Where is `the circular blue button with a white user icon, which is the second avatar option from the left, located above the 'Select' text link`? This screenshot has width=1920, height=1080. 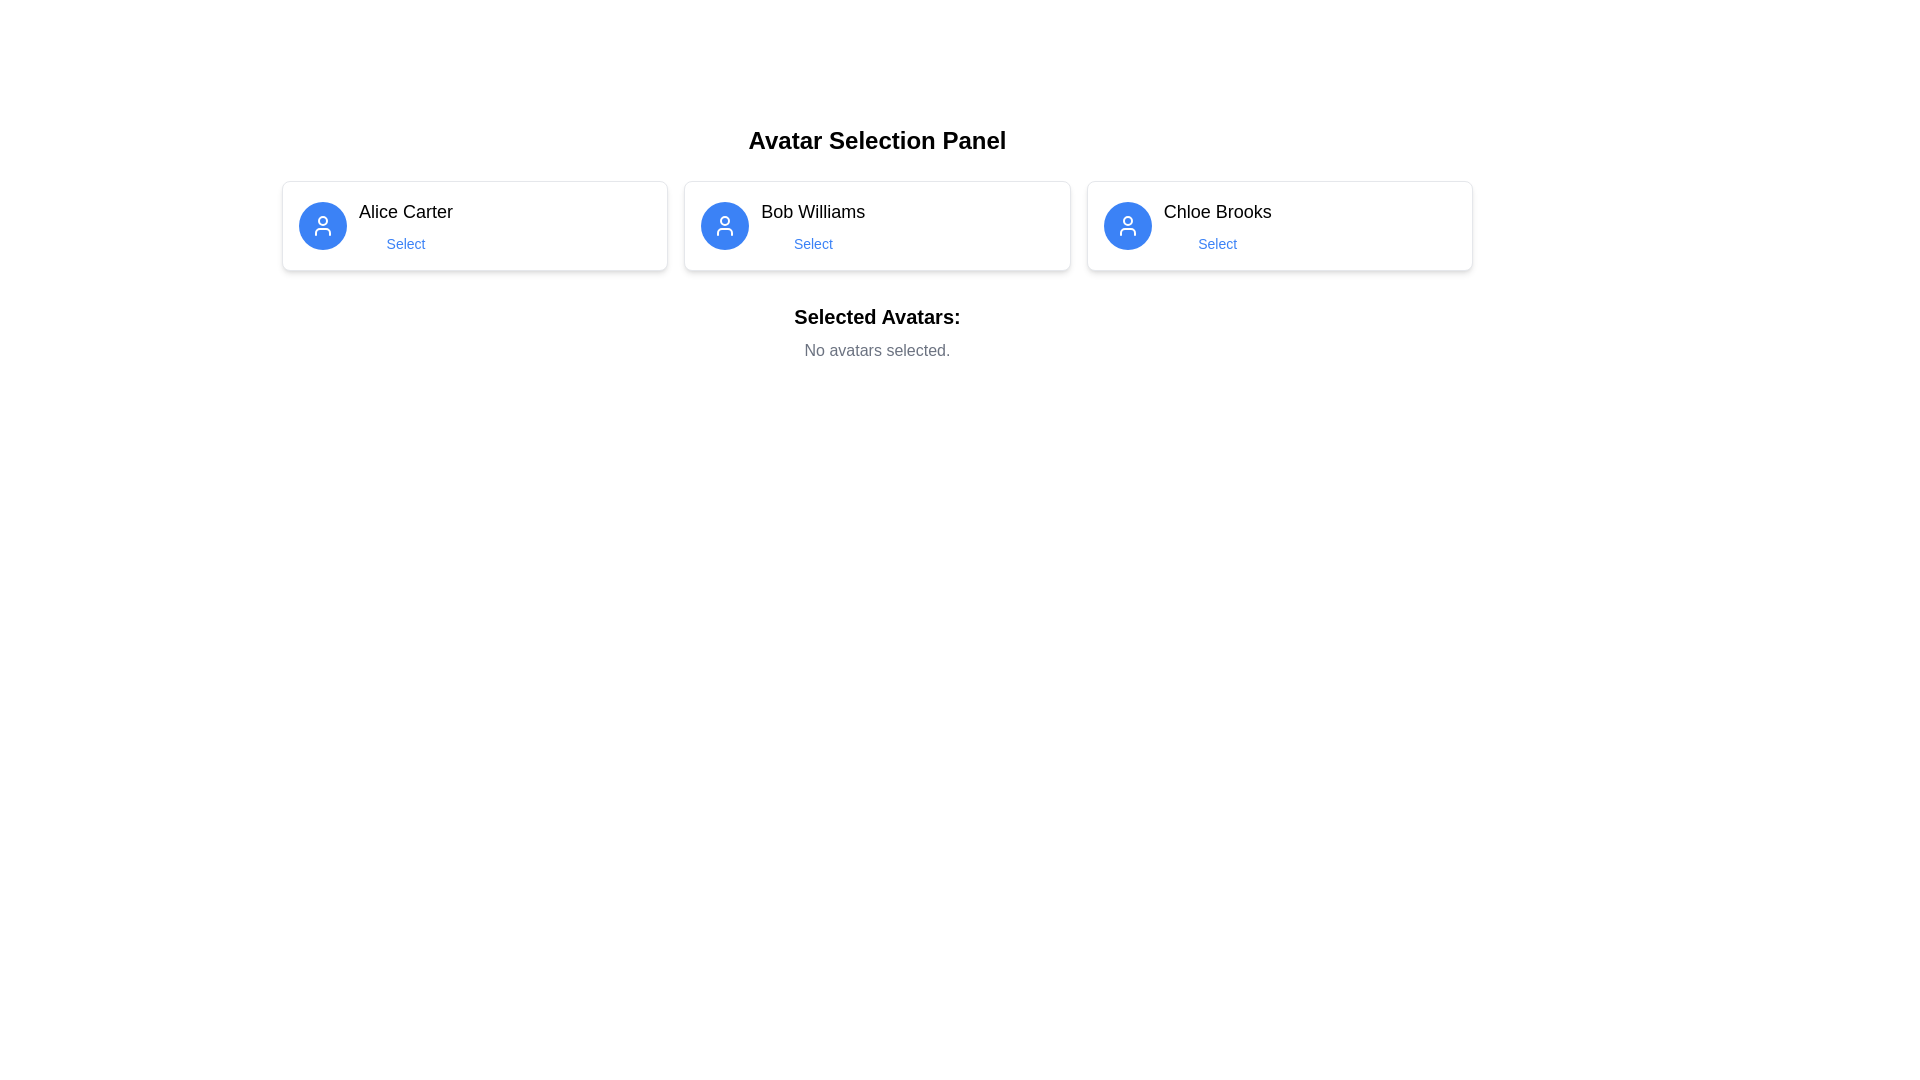
the circular blue button with a white user icon, which is the second avatar option from the left, located above the 'Select' text link is located at coordinates (724, 225).